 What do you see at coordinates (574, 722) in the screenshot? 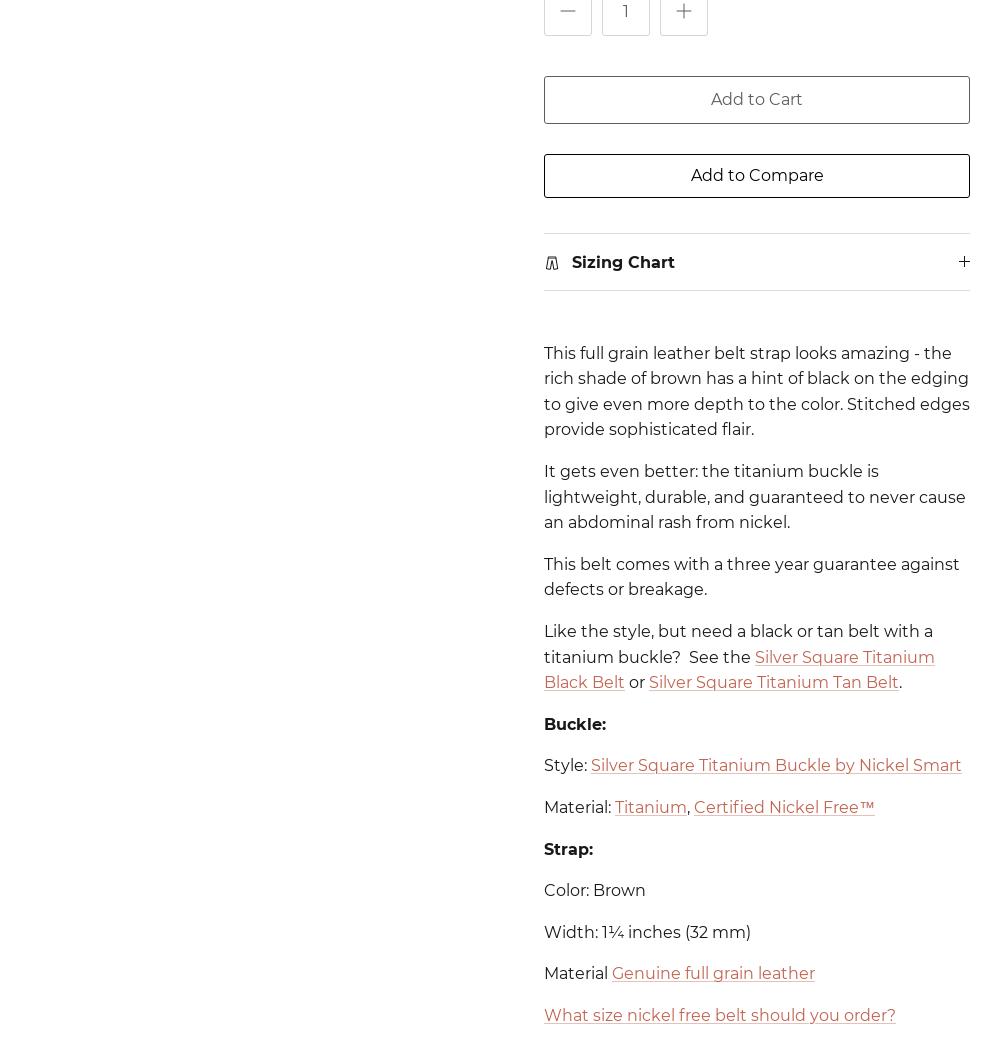
I see `'Buckle:'` at bounding box center [574, 722].